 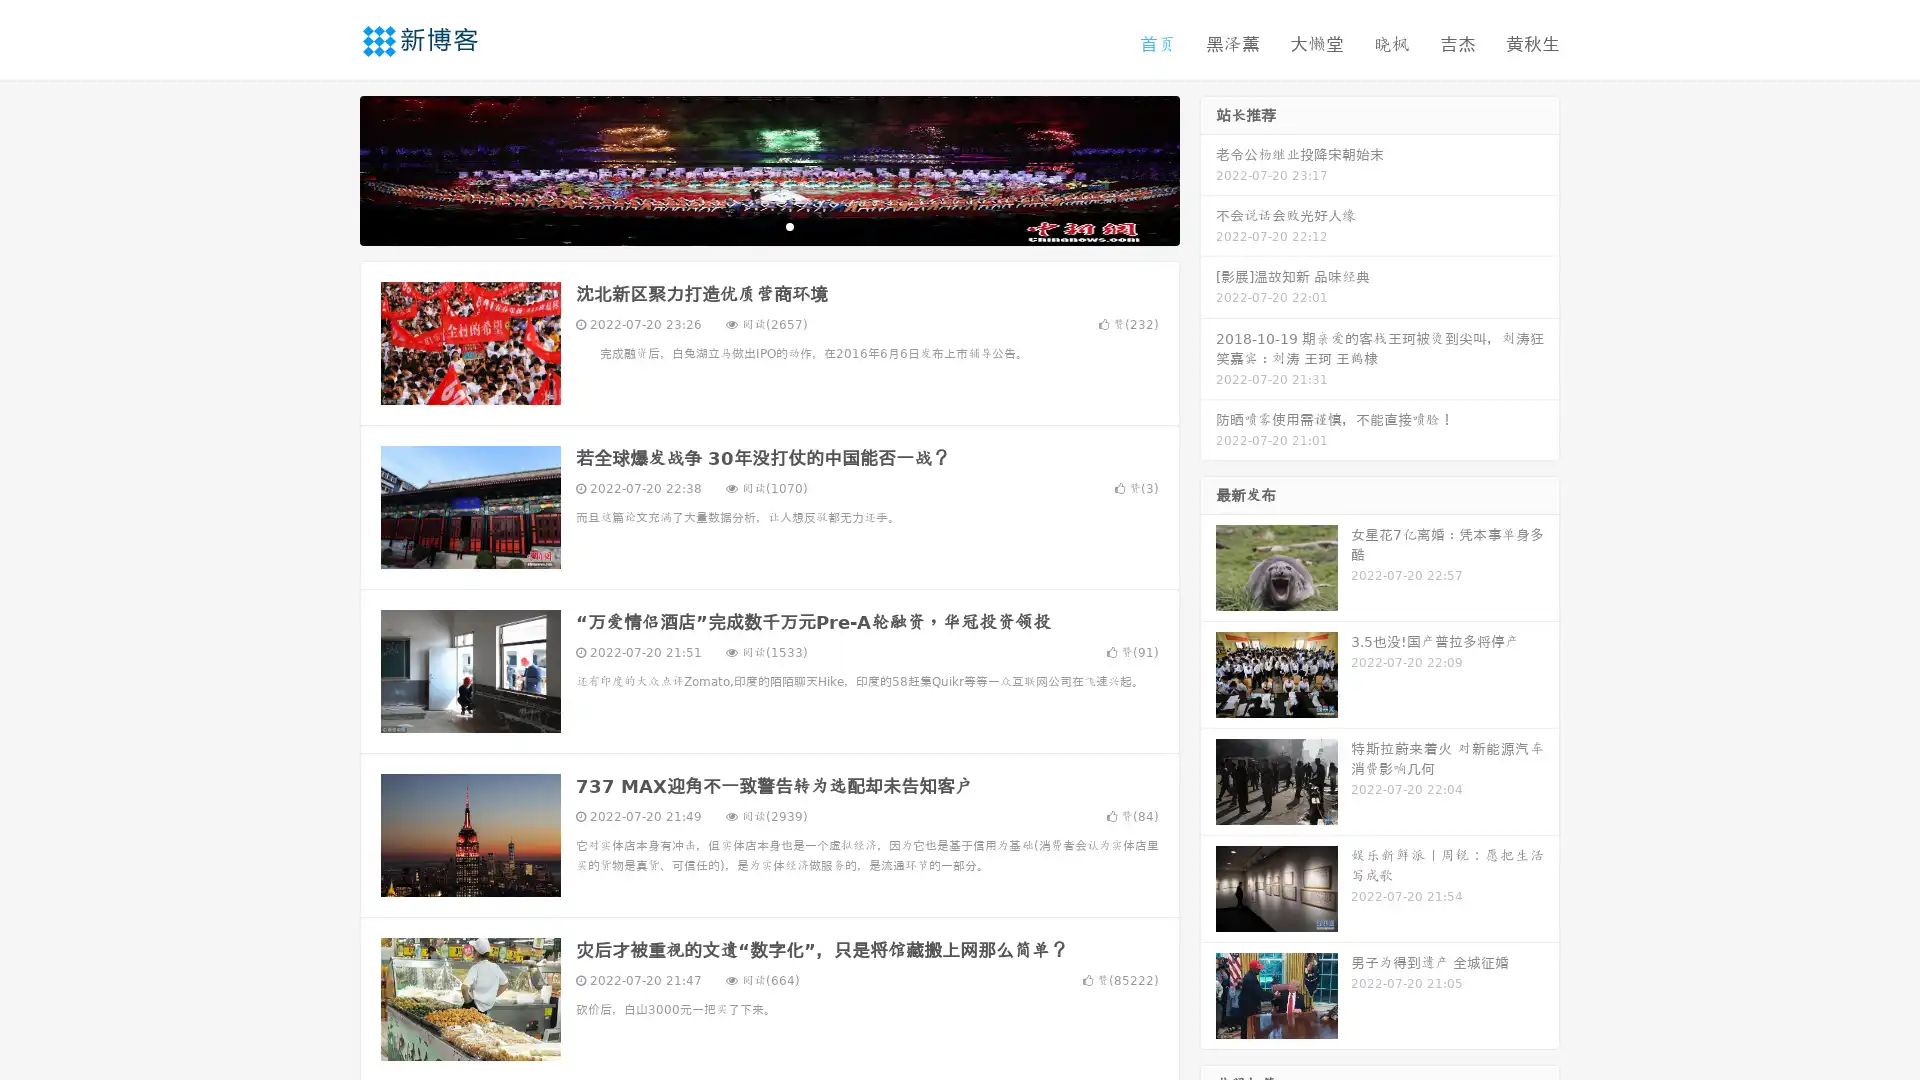 What do you see at coordinates (789, 225) in the screenshot?
I see `Go to slide 3` at bounding box center [789, 225].